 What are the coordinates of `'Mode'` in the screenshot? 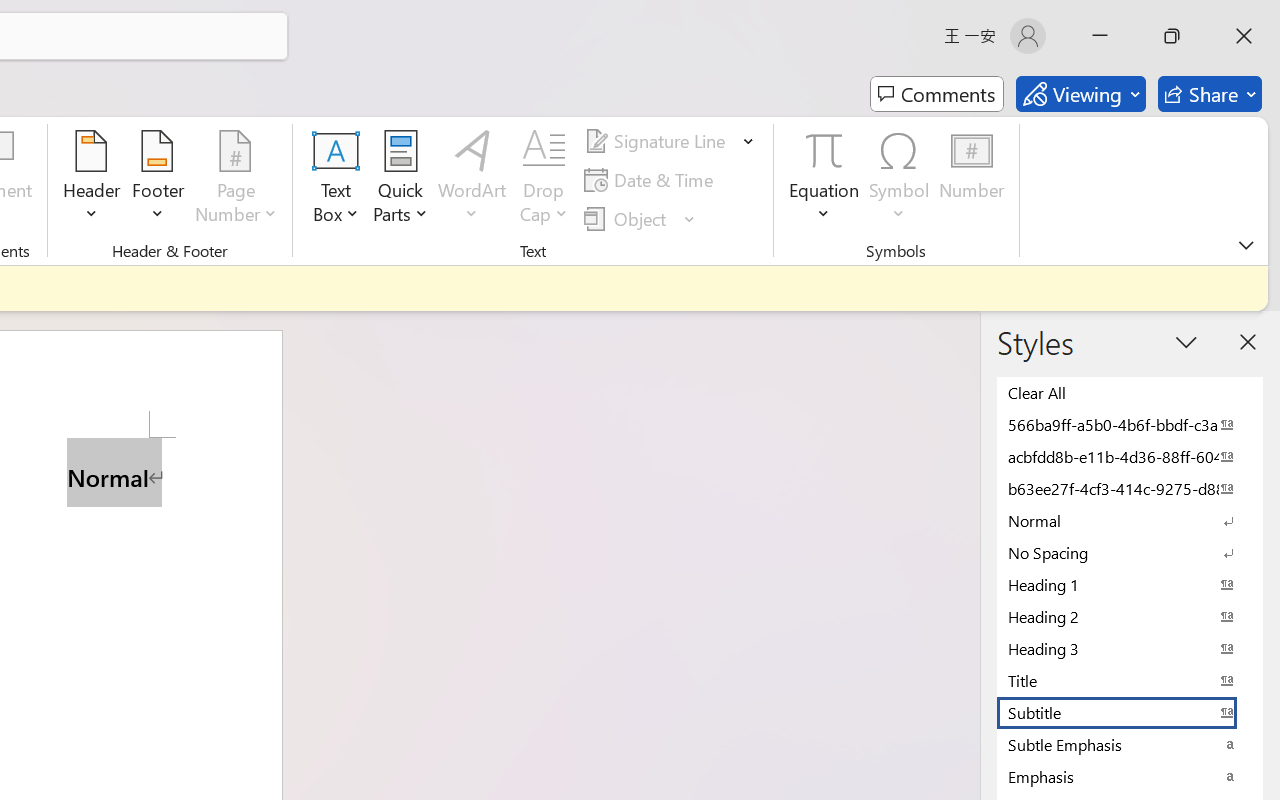 It's located at (1079, 94).